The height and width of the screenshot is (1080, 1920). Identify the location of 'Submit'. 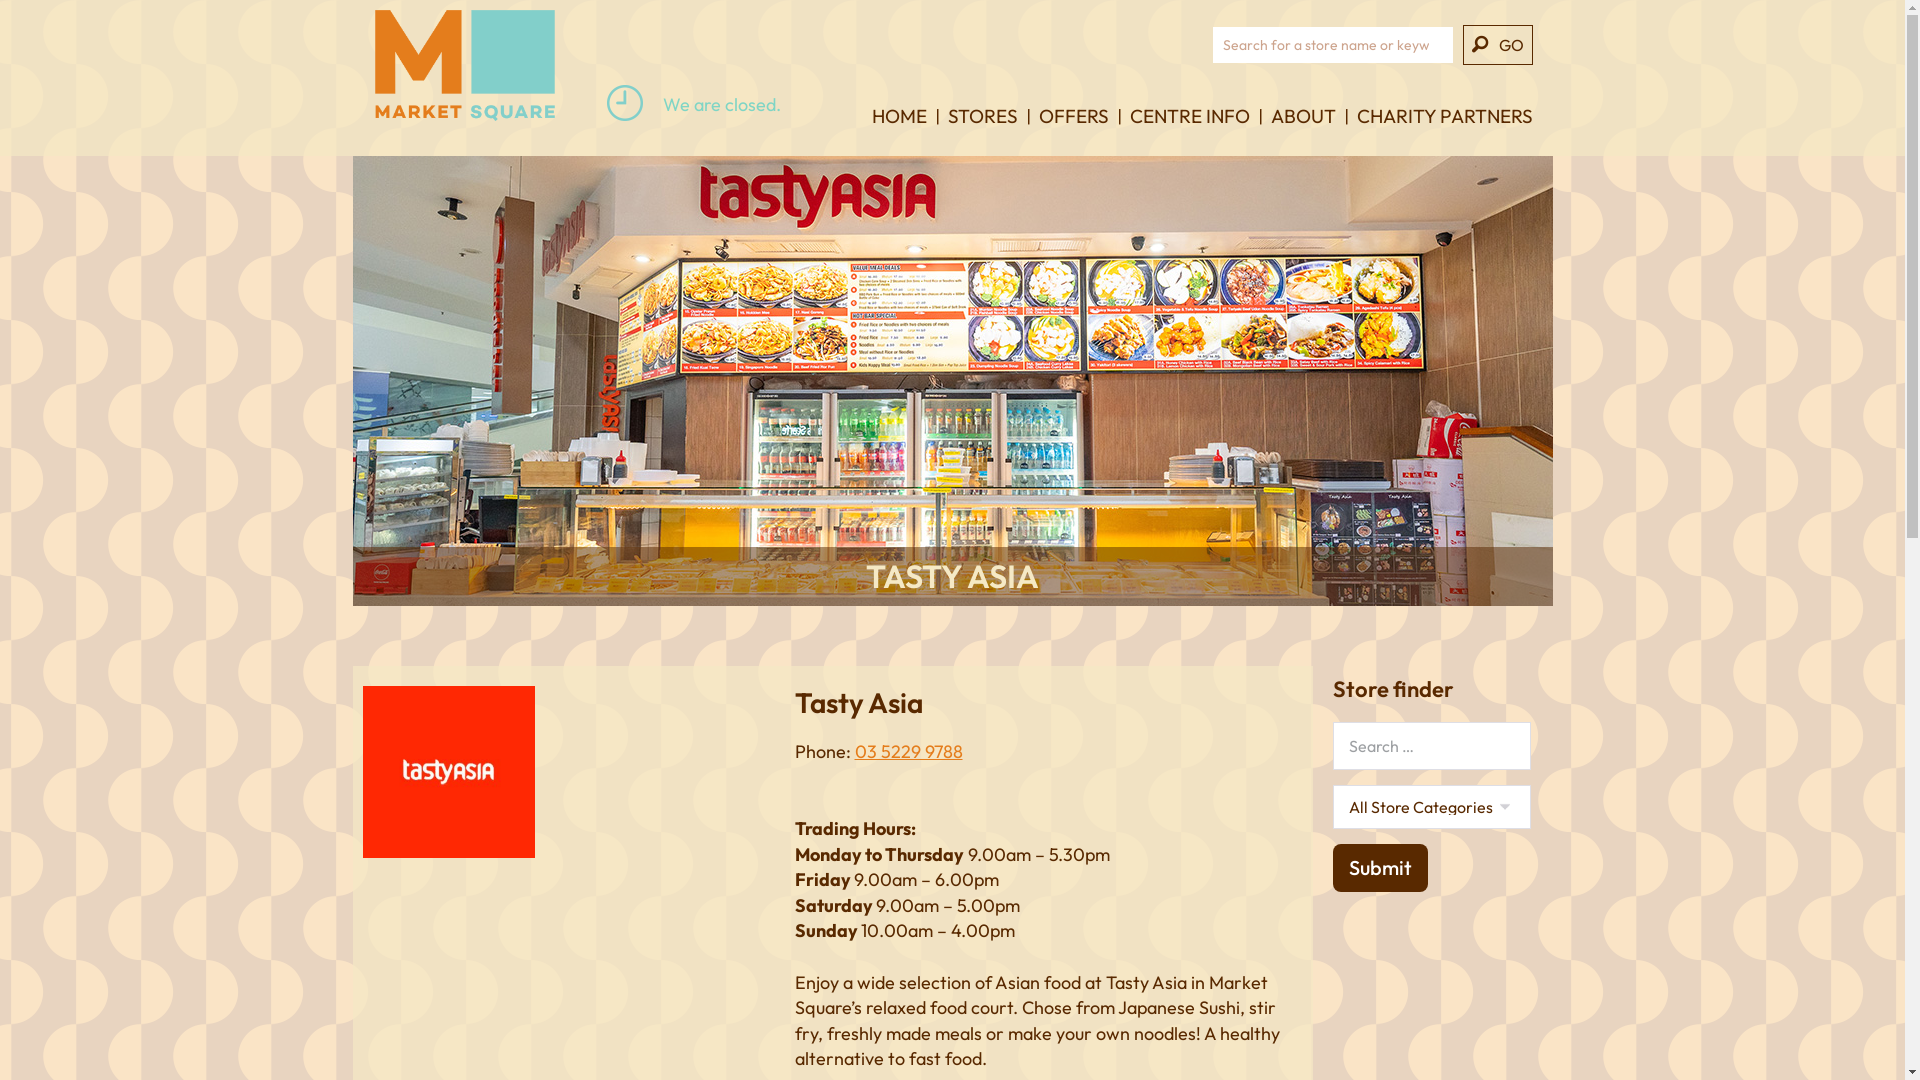
(1378, 866).